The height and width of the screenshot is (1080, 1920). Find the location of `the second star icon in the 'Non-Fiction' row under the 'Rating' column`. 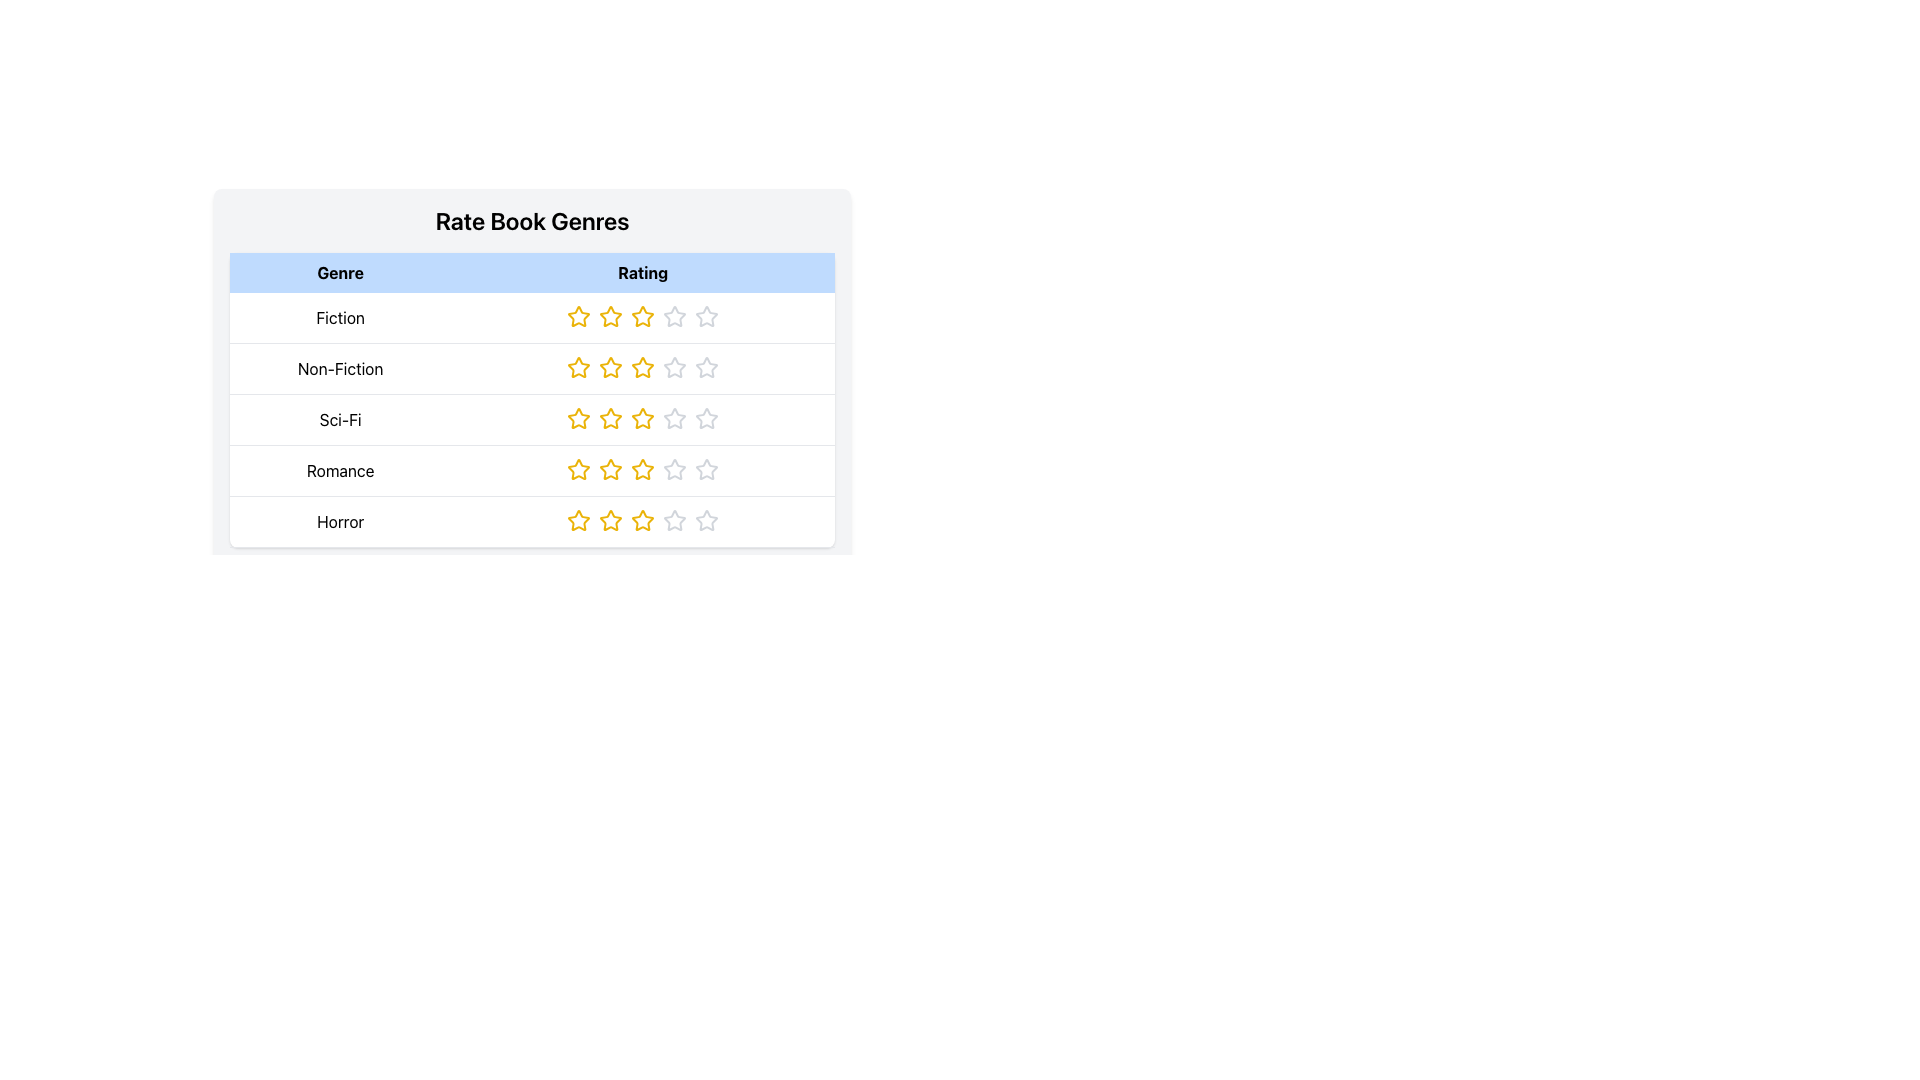

the second star icon in the 'Non-Fiction' row under the 'Rating' column is located at coordinates (578, 367).